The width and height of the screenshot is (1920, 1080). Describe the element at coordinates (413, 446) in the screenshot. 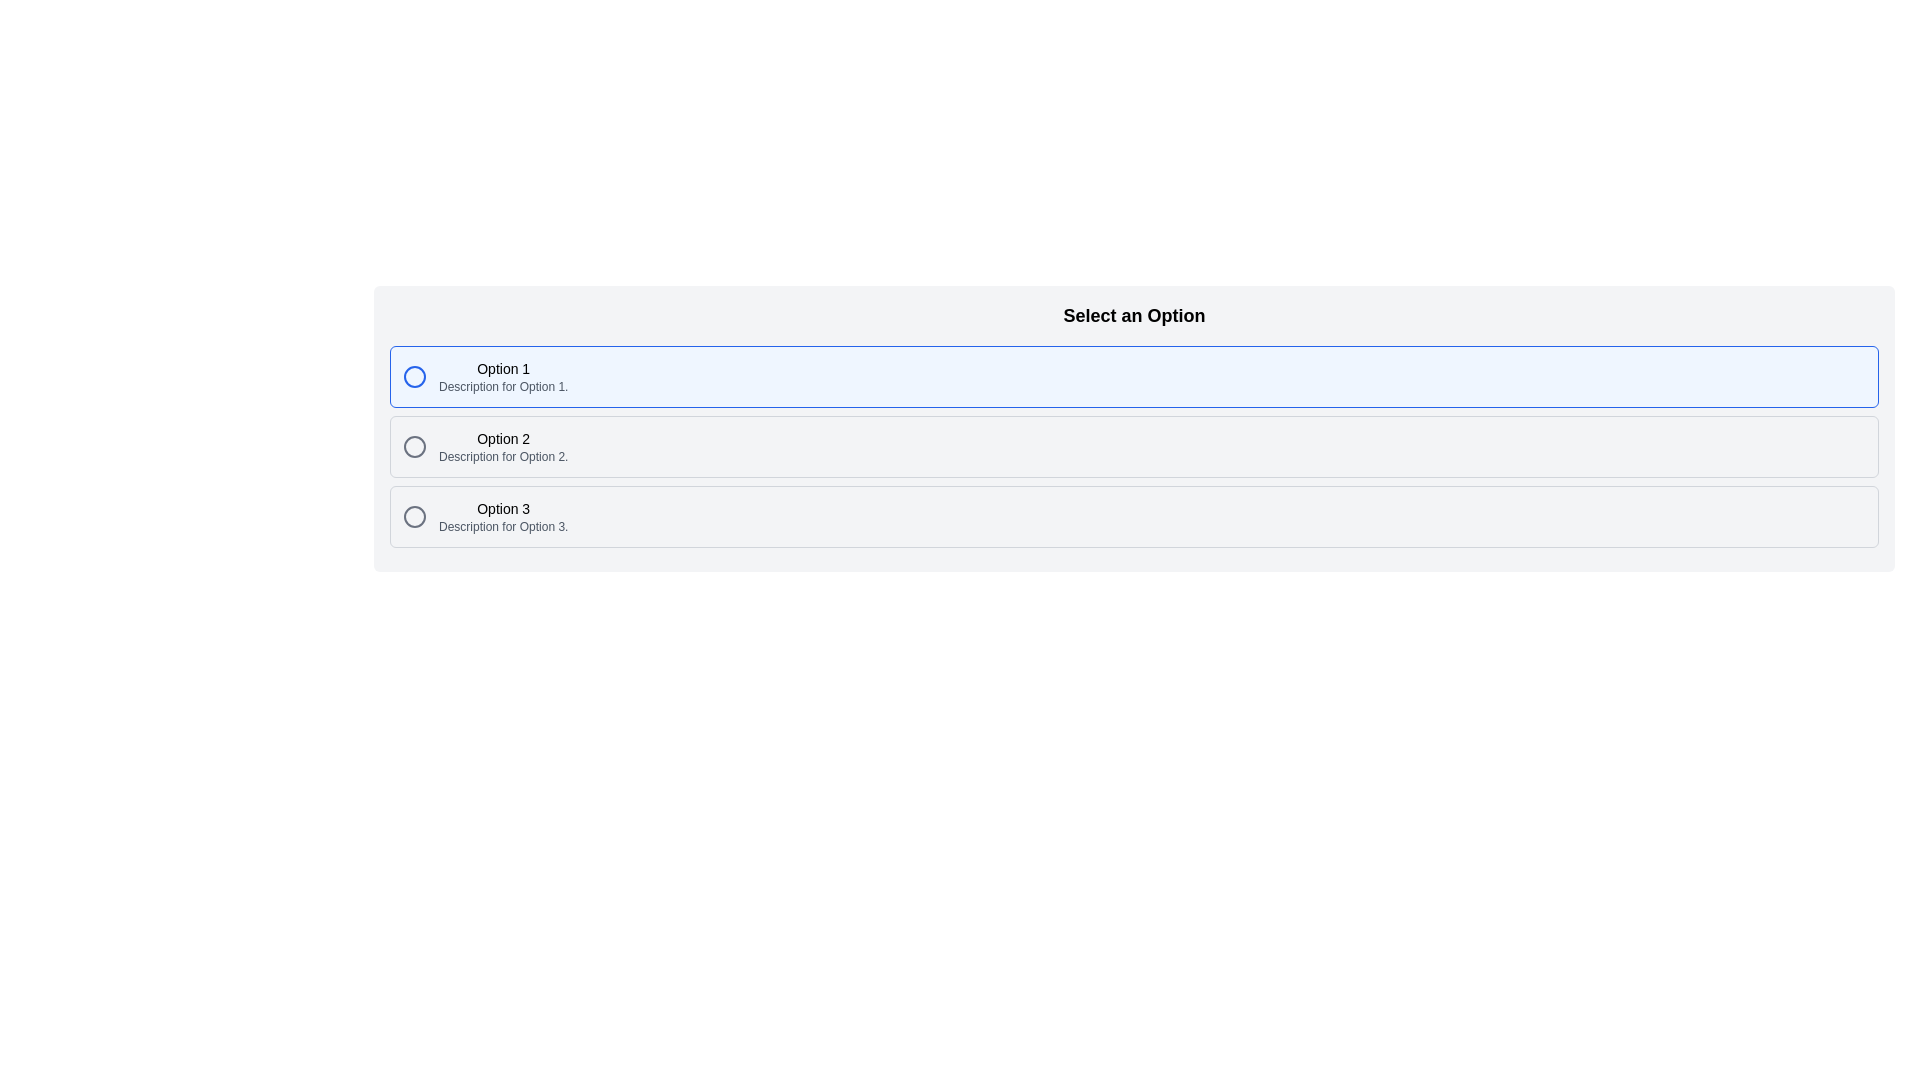

I see `the circular SVG graphic element associated with 'Option 2' in the interface` at that location.